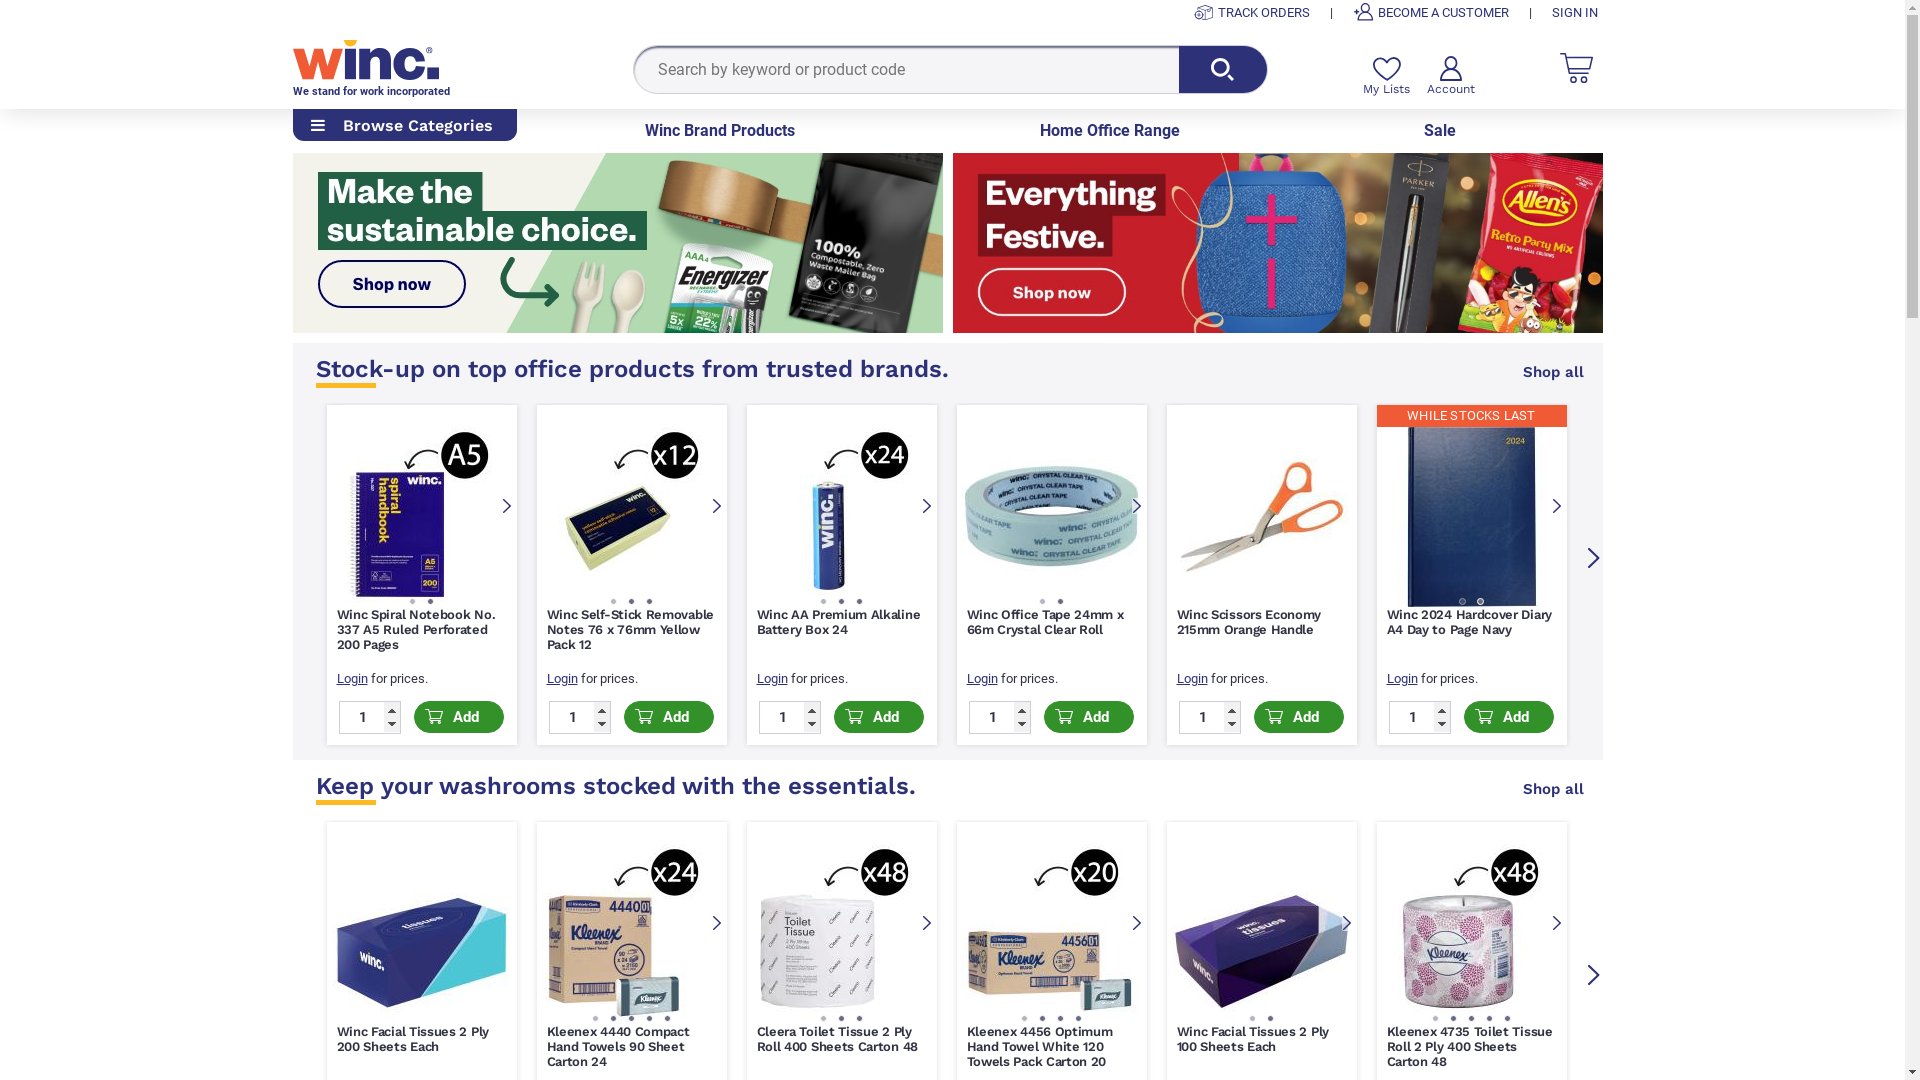 This screenshot has width=1920, height=1080. I want to click on 'Account', so click(1449, 75).